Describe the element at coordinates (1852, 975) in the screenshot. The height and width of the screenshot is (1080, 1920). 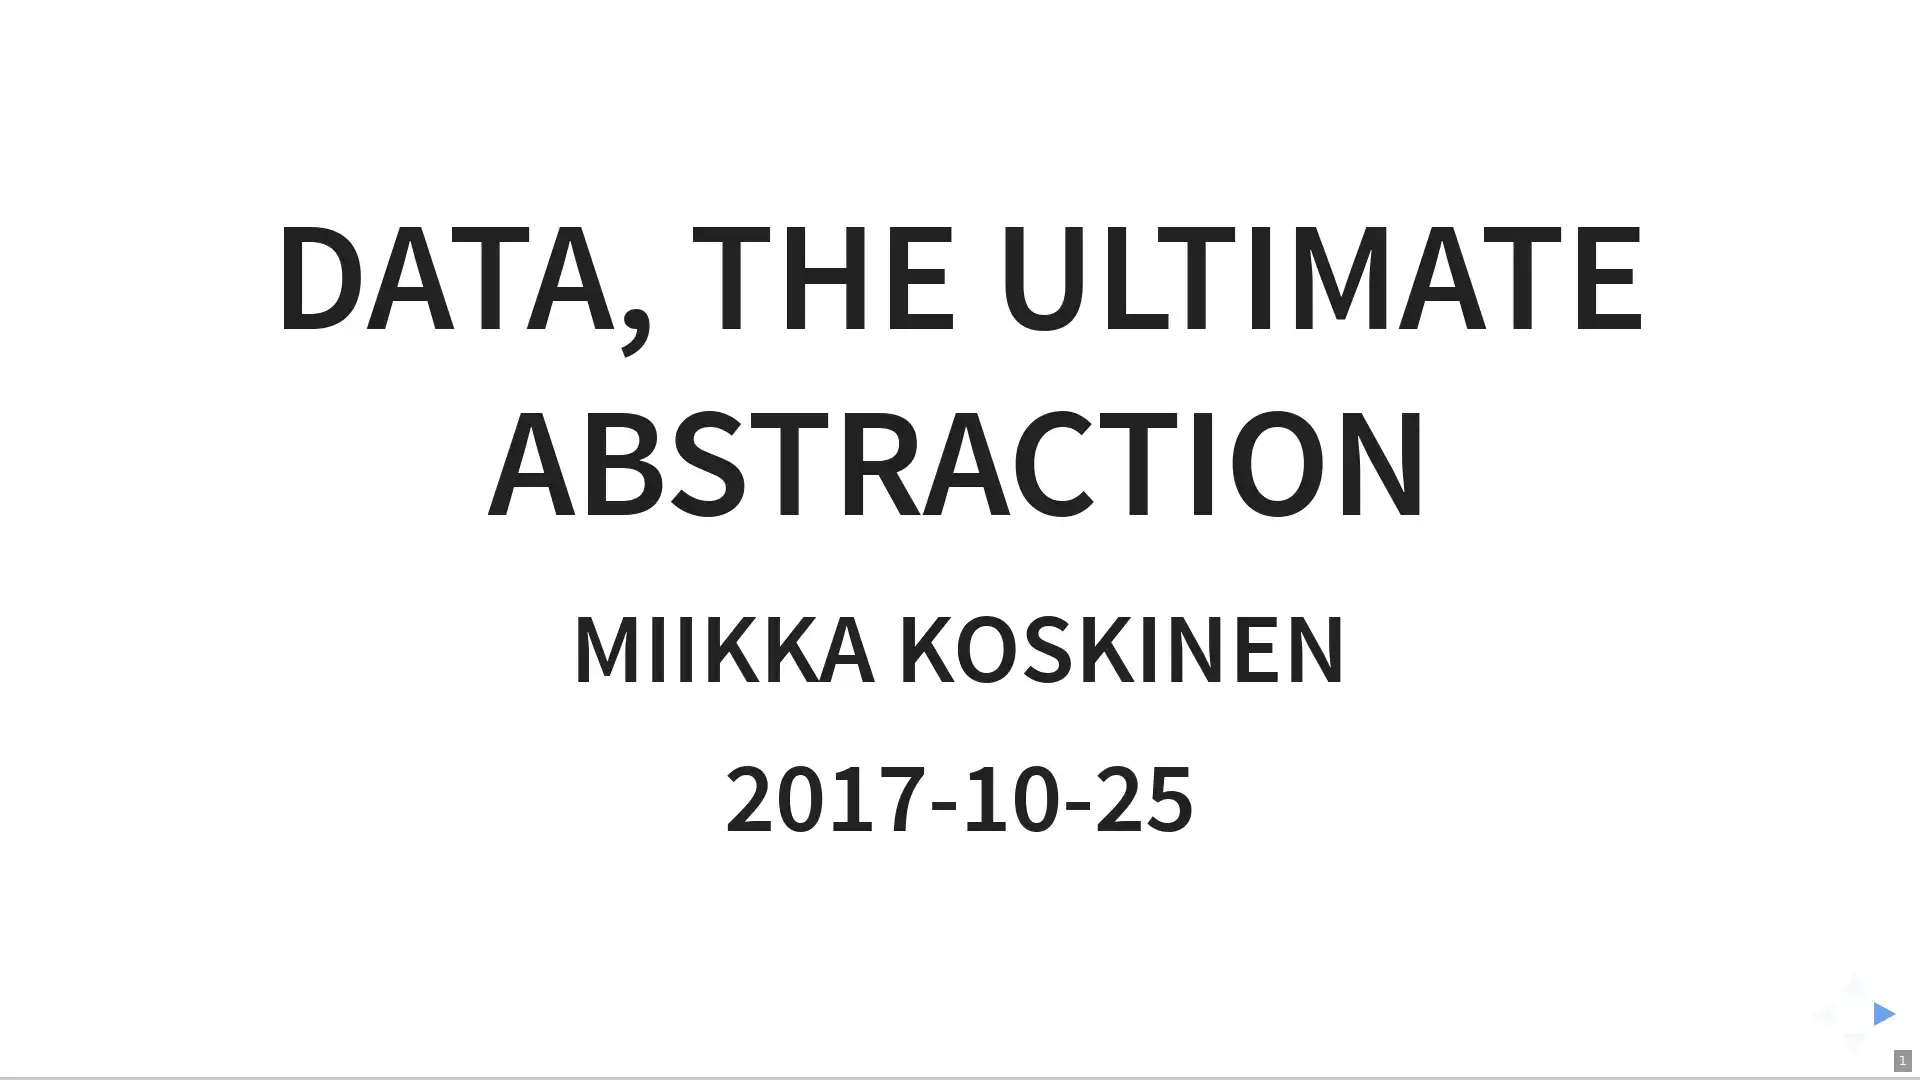
I see `above slide` at that location.